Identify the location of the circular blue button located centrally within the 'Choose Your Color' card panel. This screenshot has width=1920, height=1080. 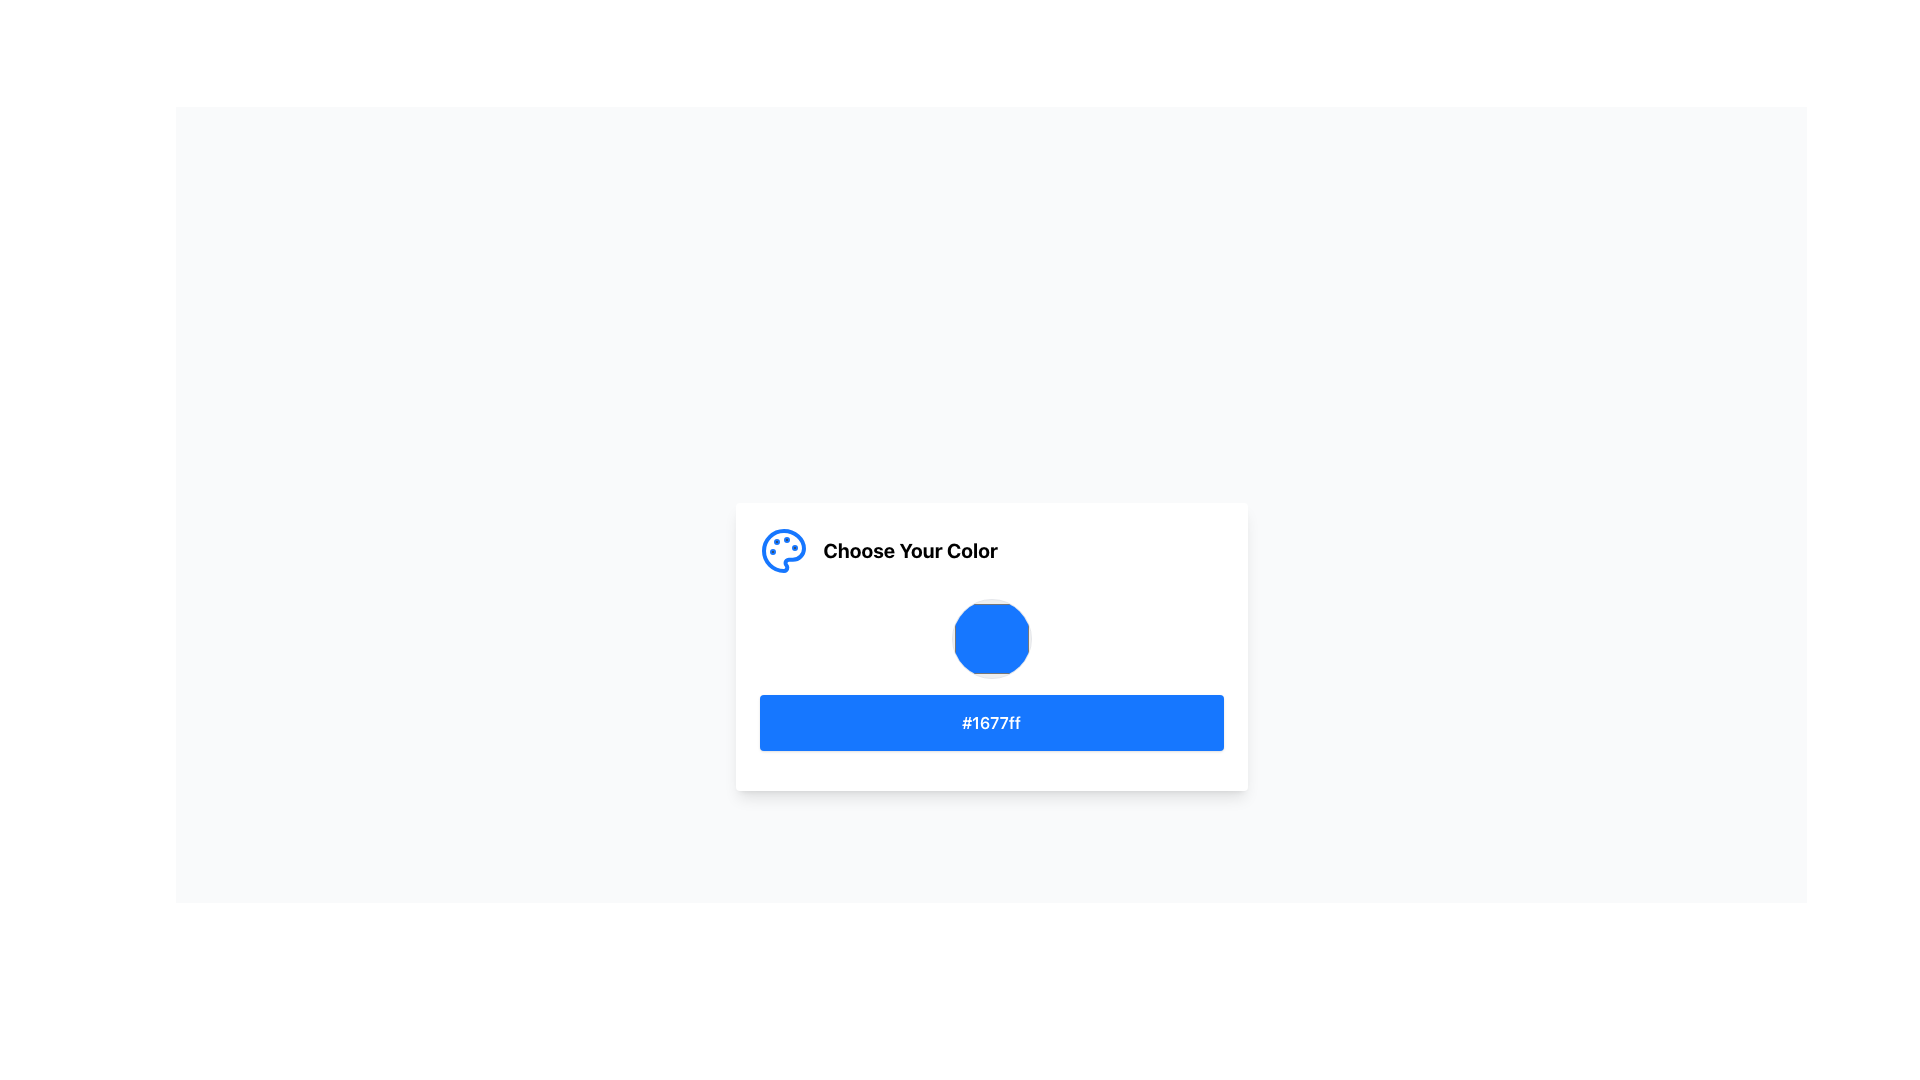
(991, 639).